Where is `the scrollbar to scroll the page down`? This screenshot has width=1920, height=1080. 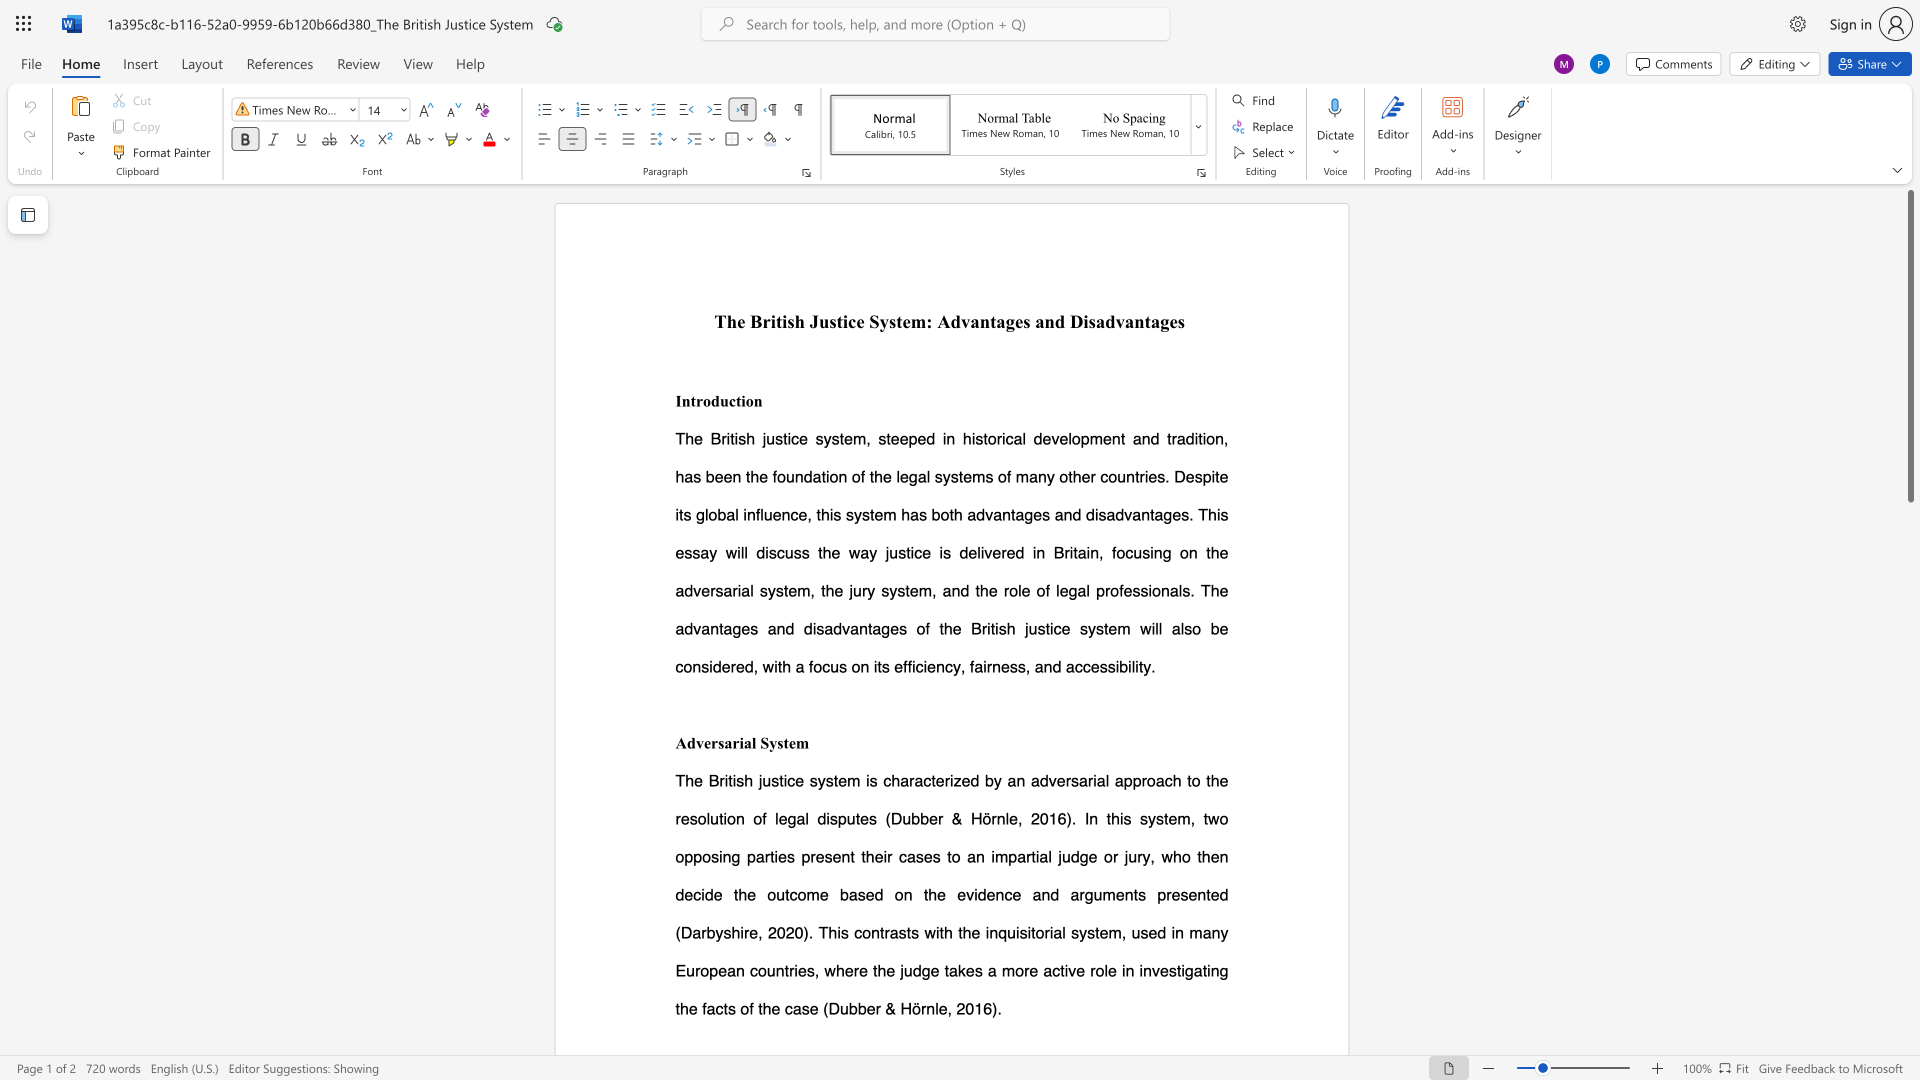 the scrollbar to scroll the page down is located at coordinates (1909, 698).